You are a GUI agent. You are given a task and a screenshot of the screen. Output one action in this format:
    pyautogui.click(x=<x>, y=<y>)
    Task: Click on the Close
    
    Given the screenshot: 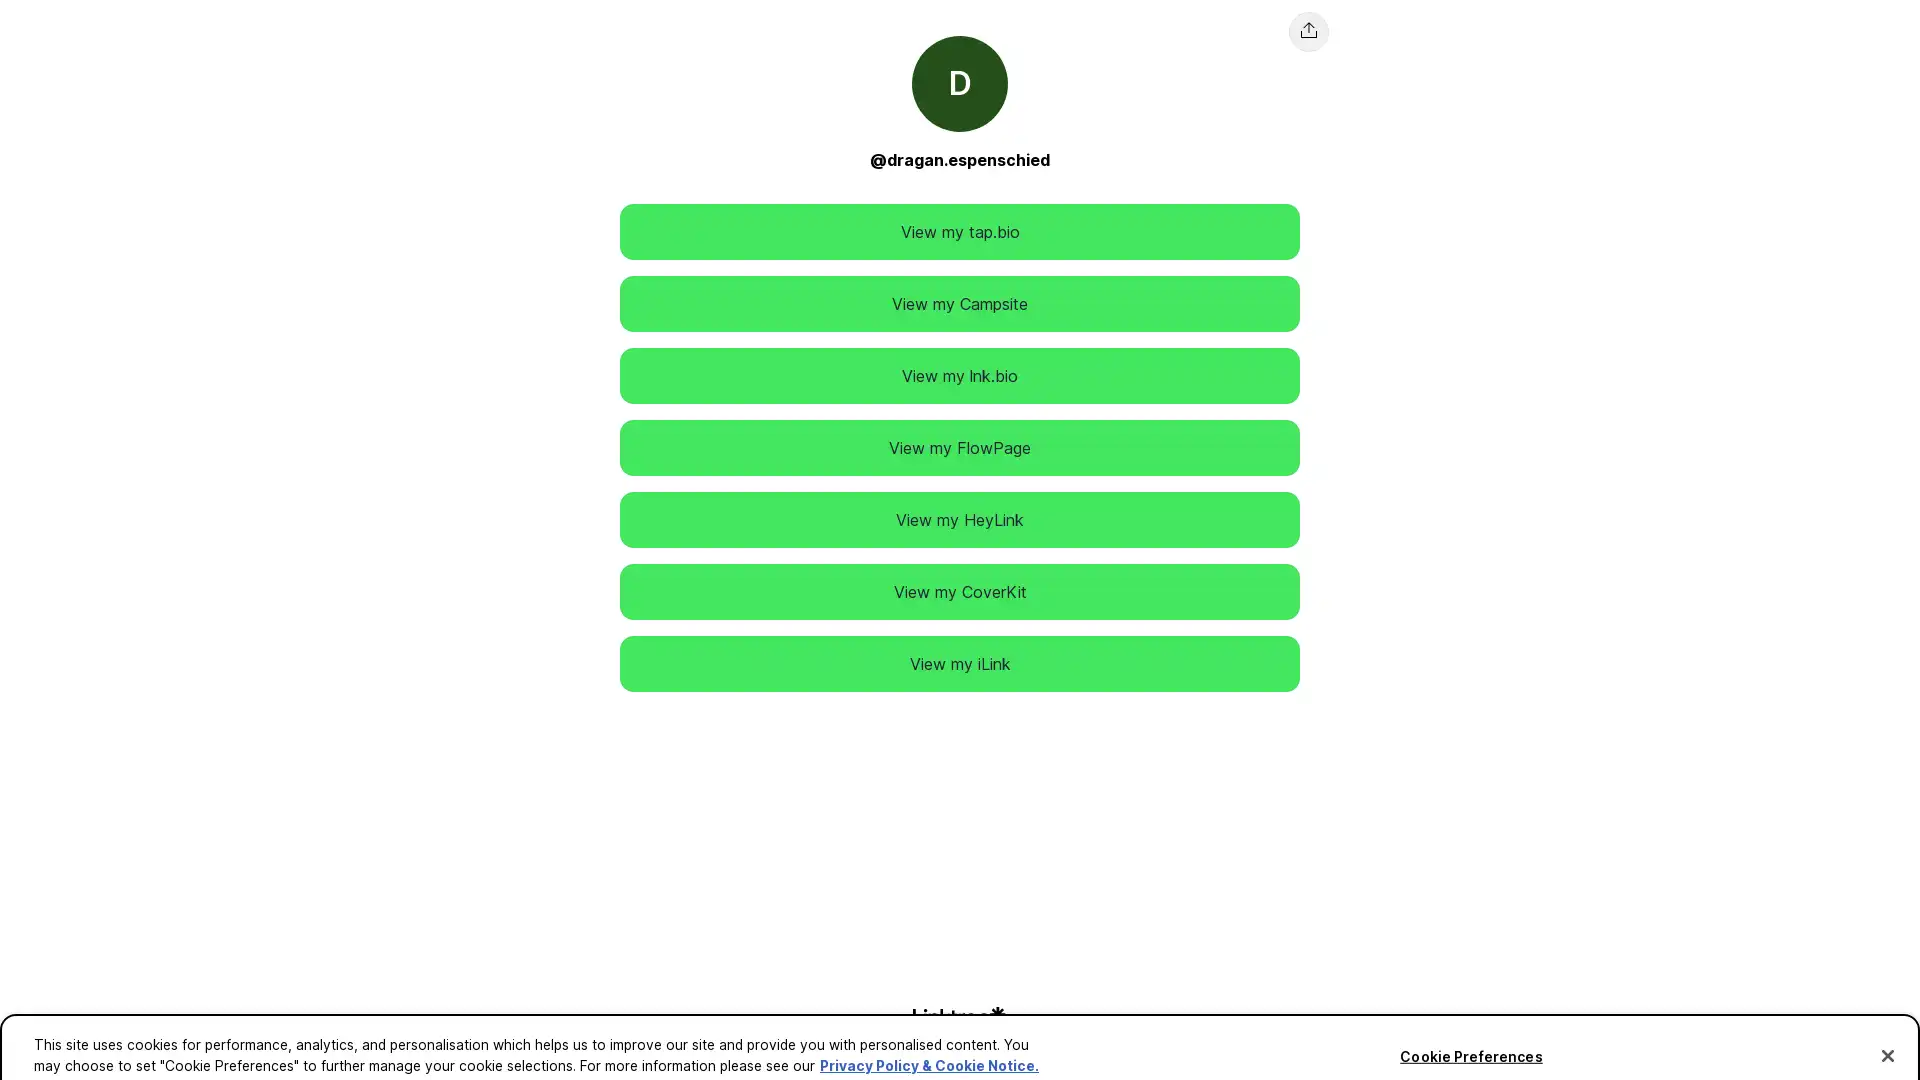 What is the action you would take?
    pyautogui.click(x=1886, y=1033)
    